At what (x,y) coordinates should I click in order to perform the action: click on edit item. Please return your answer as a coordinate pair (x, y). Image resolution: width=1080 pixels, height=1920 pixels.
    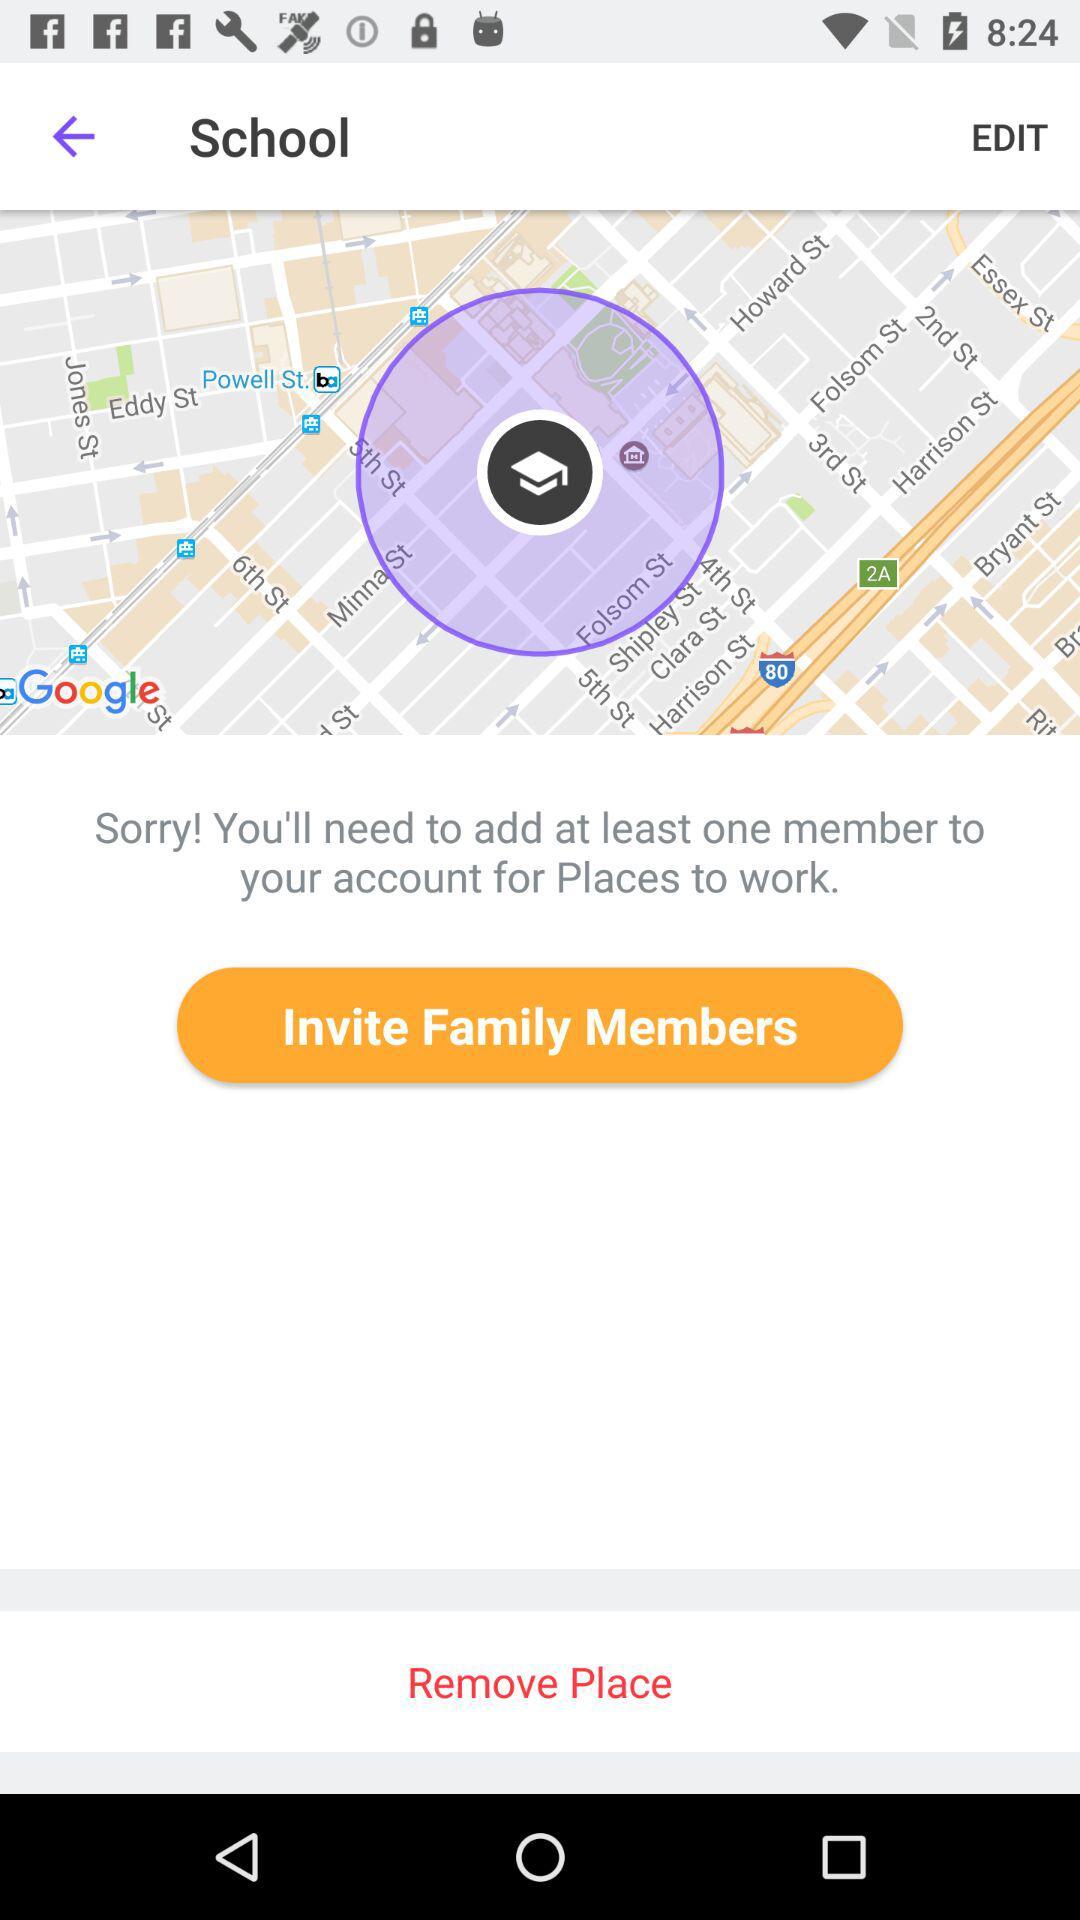
    Looking at the image, I should click on (1009, 135).